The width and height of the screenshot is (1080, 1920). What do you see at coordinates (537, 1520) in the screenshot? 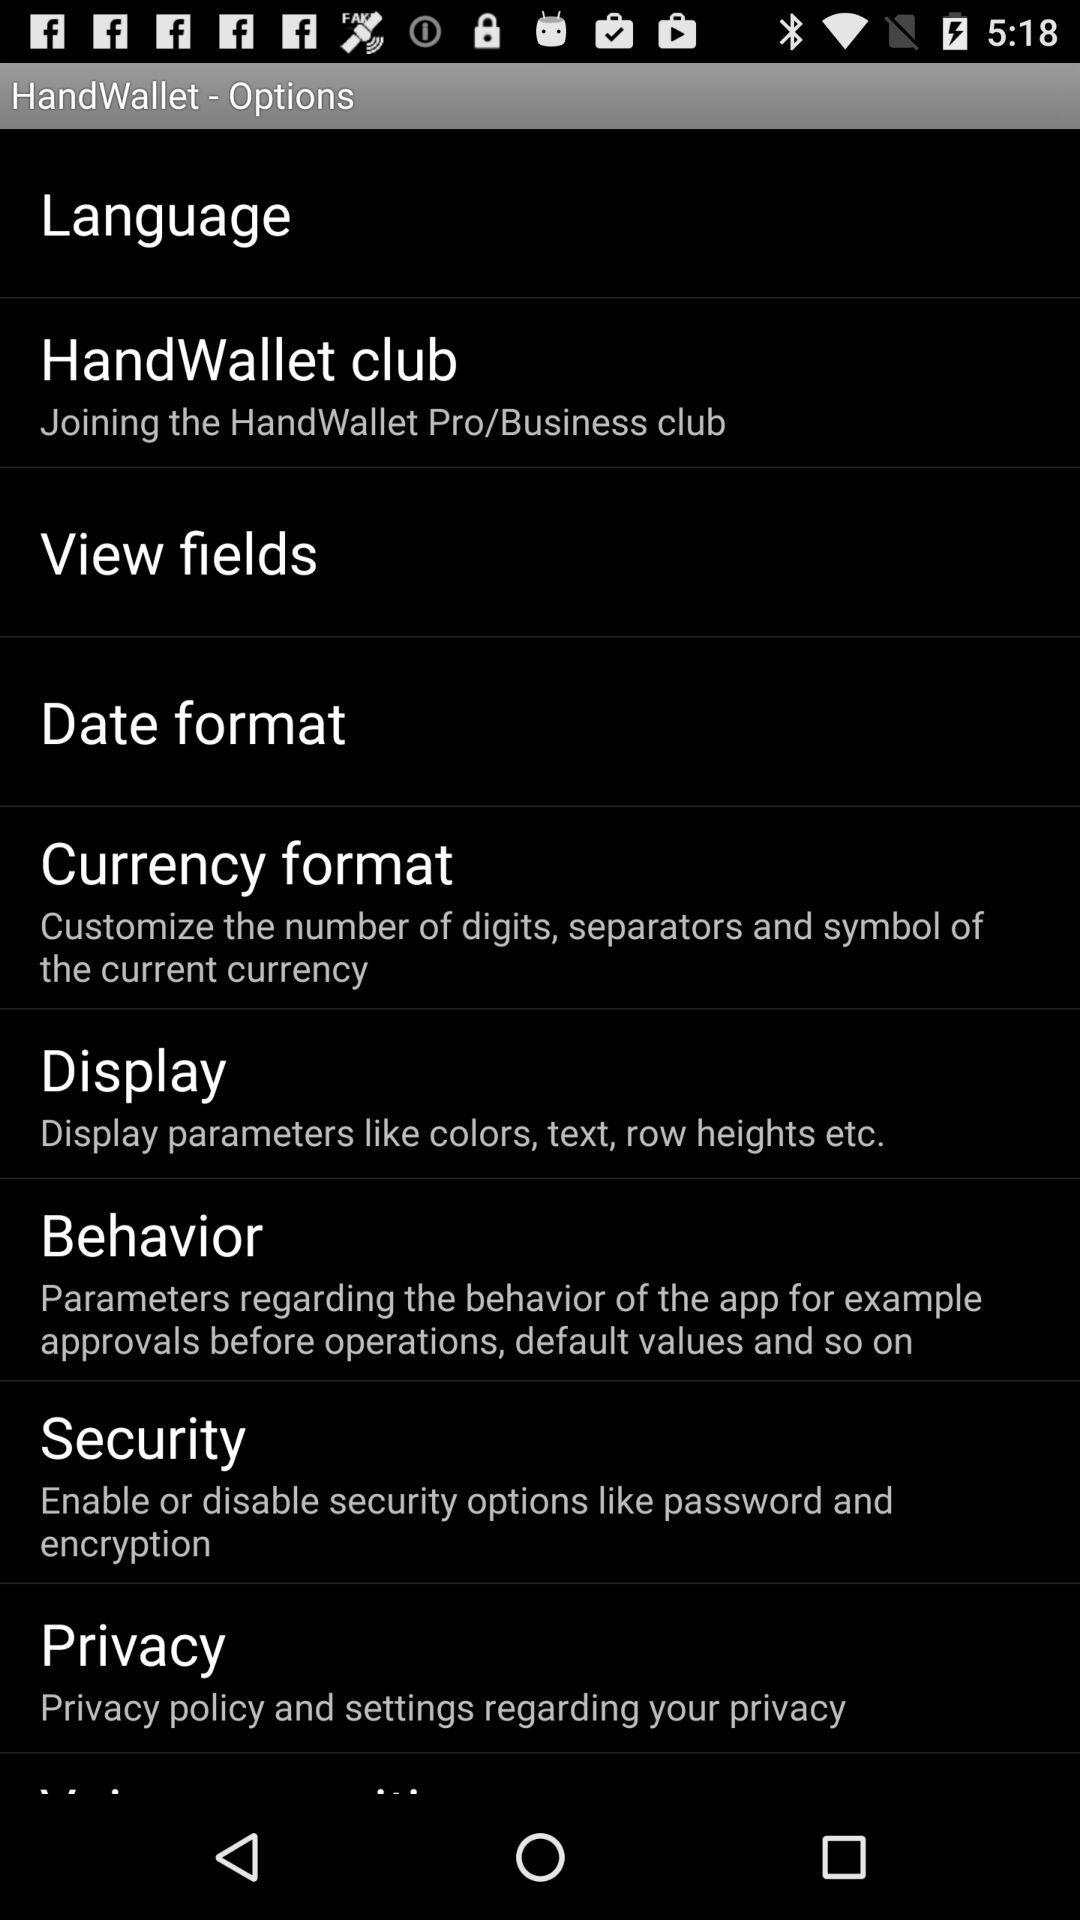
I see `enable or disable icon` at bounding box center [537, 1520].